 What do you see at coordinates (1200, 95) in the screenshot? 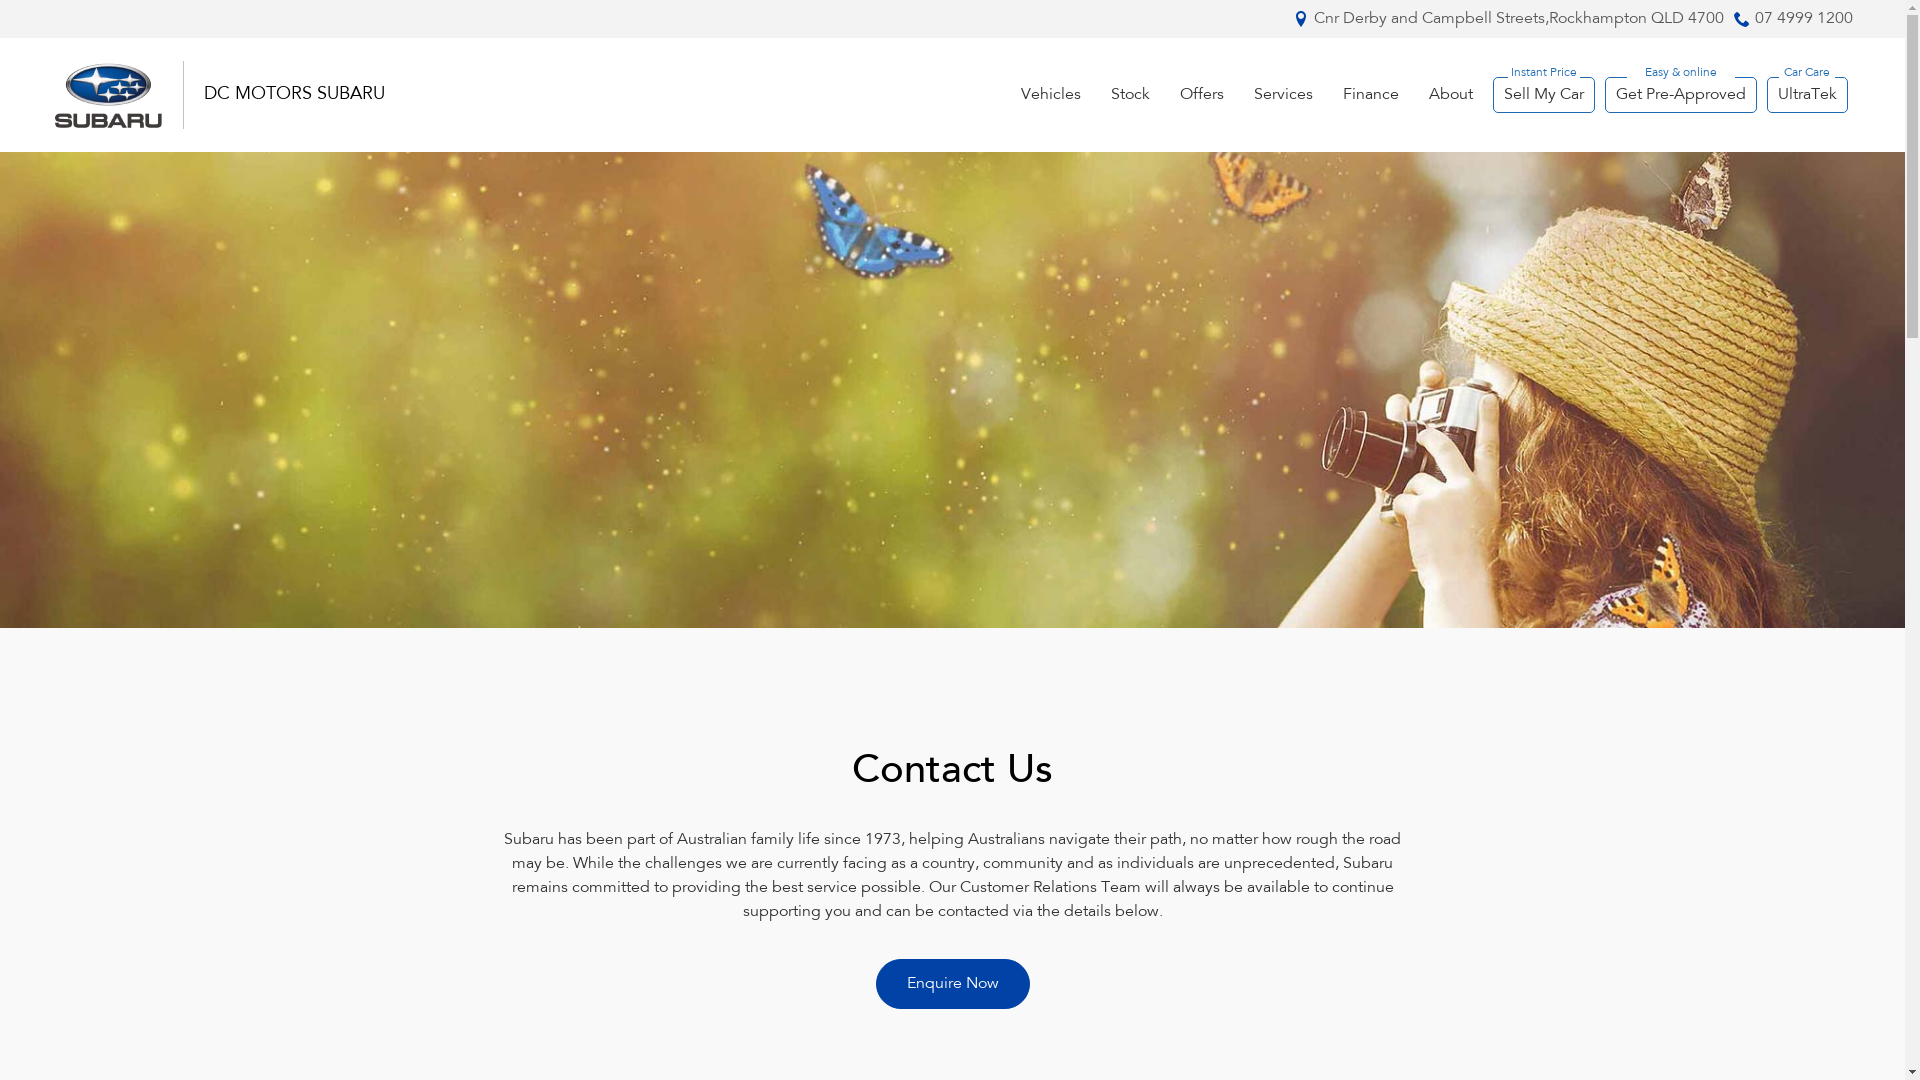
I see `'Offers'` at bounding box center [1200, 95].